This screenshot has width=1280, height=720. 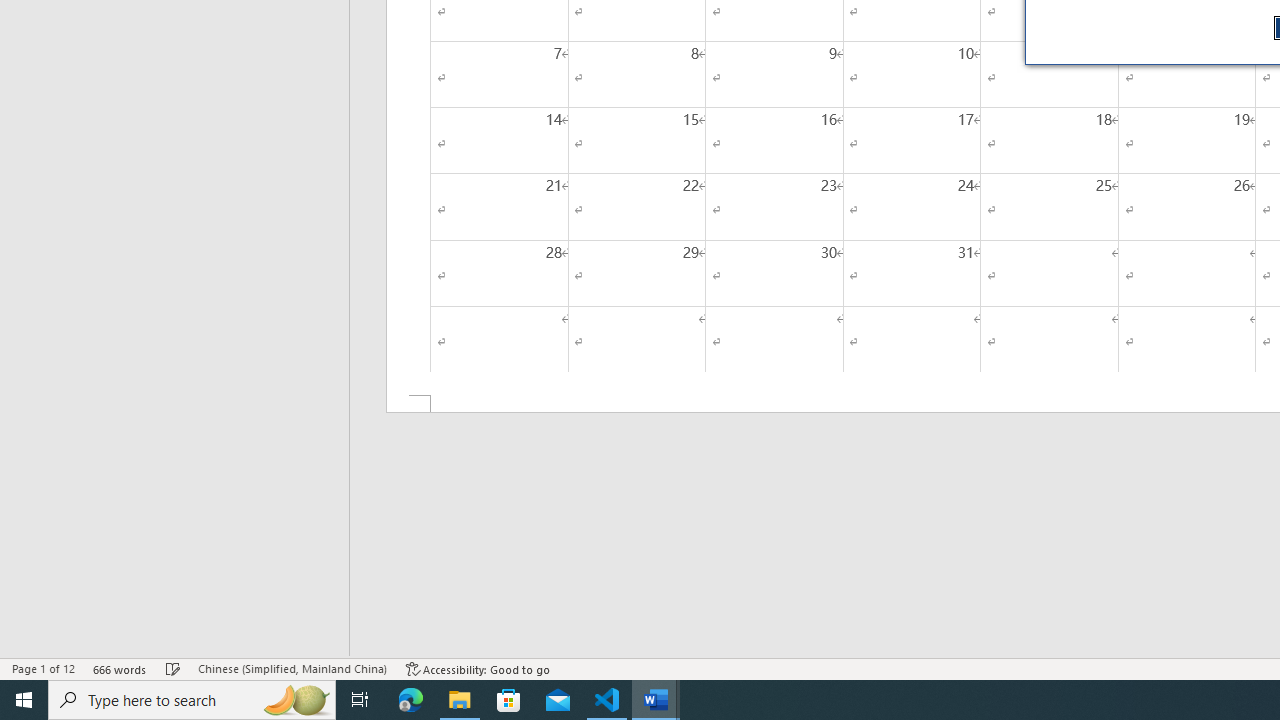 I want to click on 'Task View', so click(x=359, y=698).